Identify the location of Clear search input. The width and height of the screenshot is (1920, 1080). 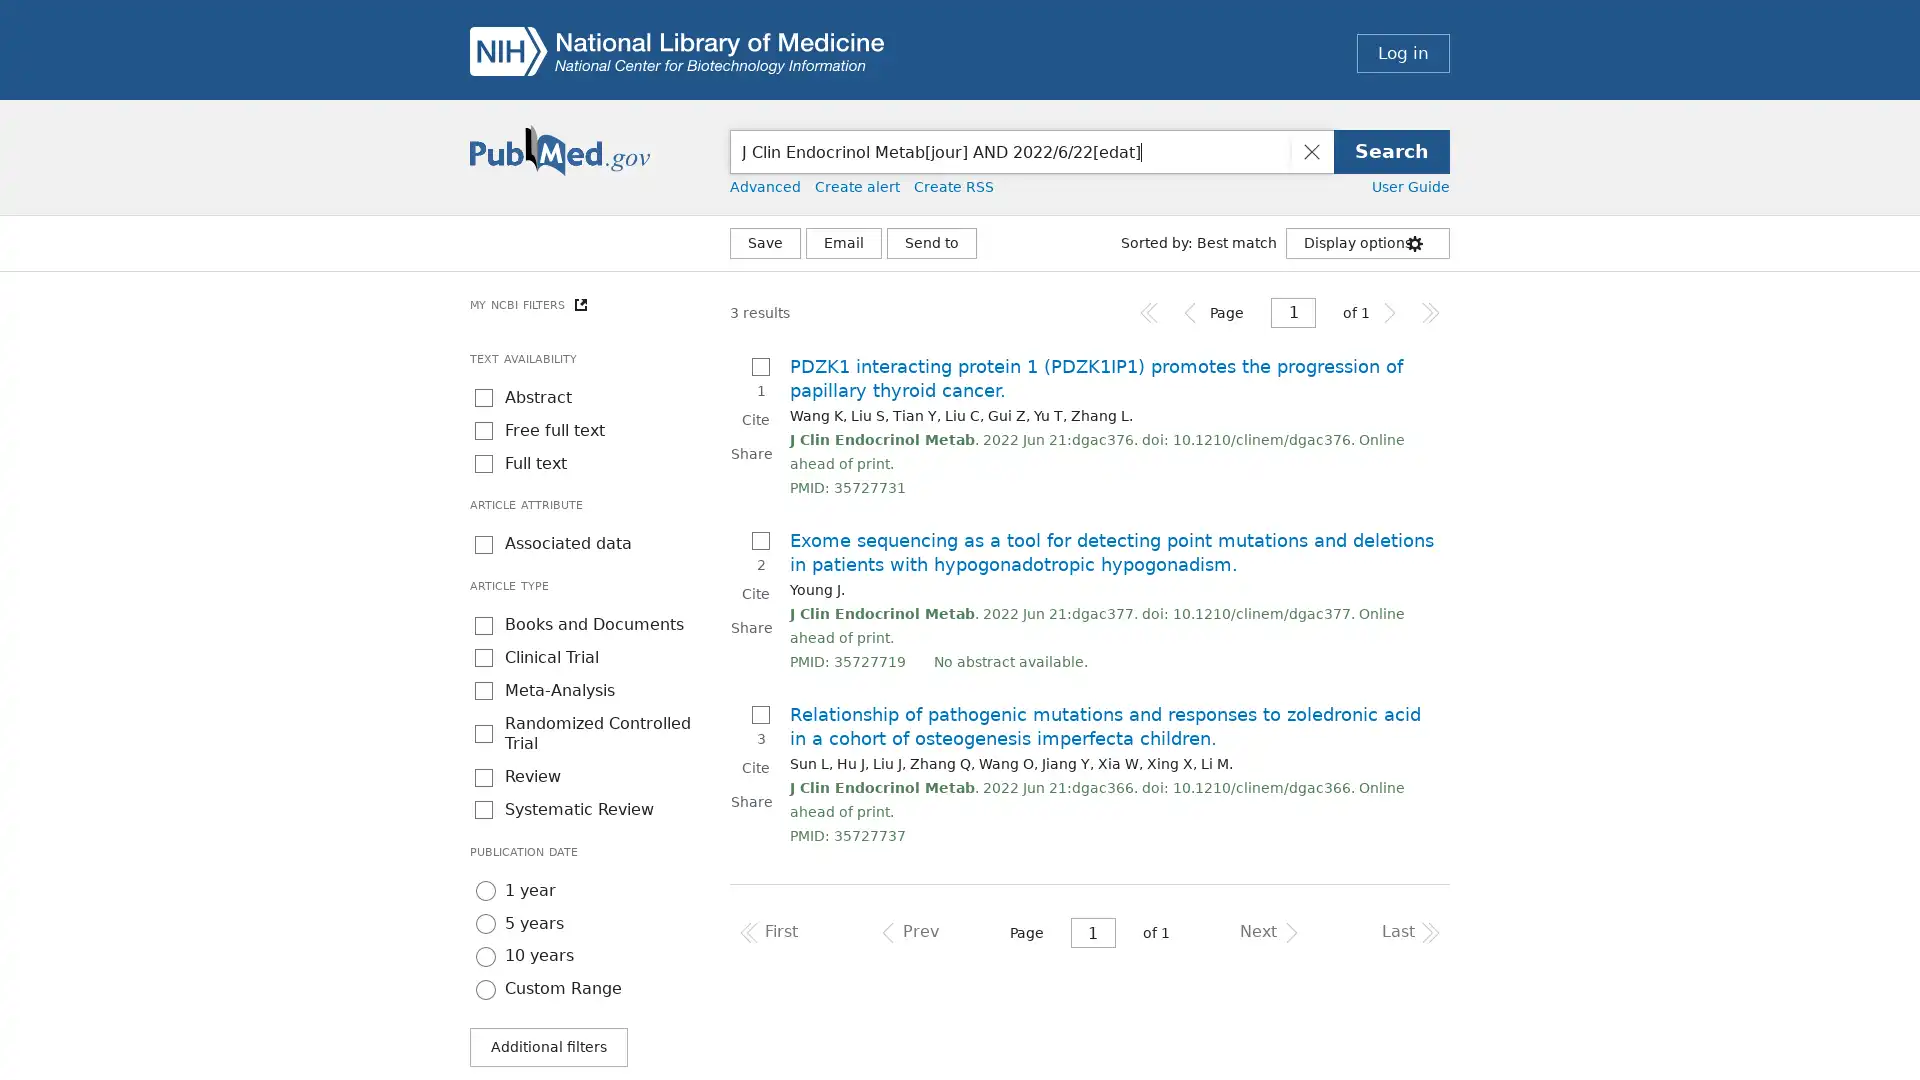
(1310, 150).